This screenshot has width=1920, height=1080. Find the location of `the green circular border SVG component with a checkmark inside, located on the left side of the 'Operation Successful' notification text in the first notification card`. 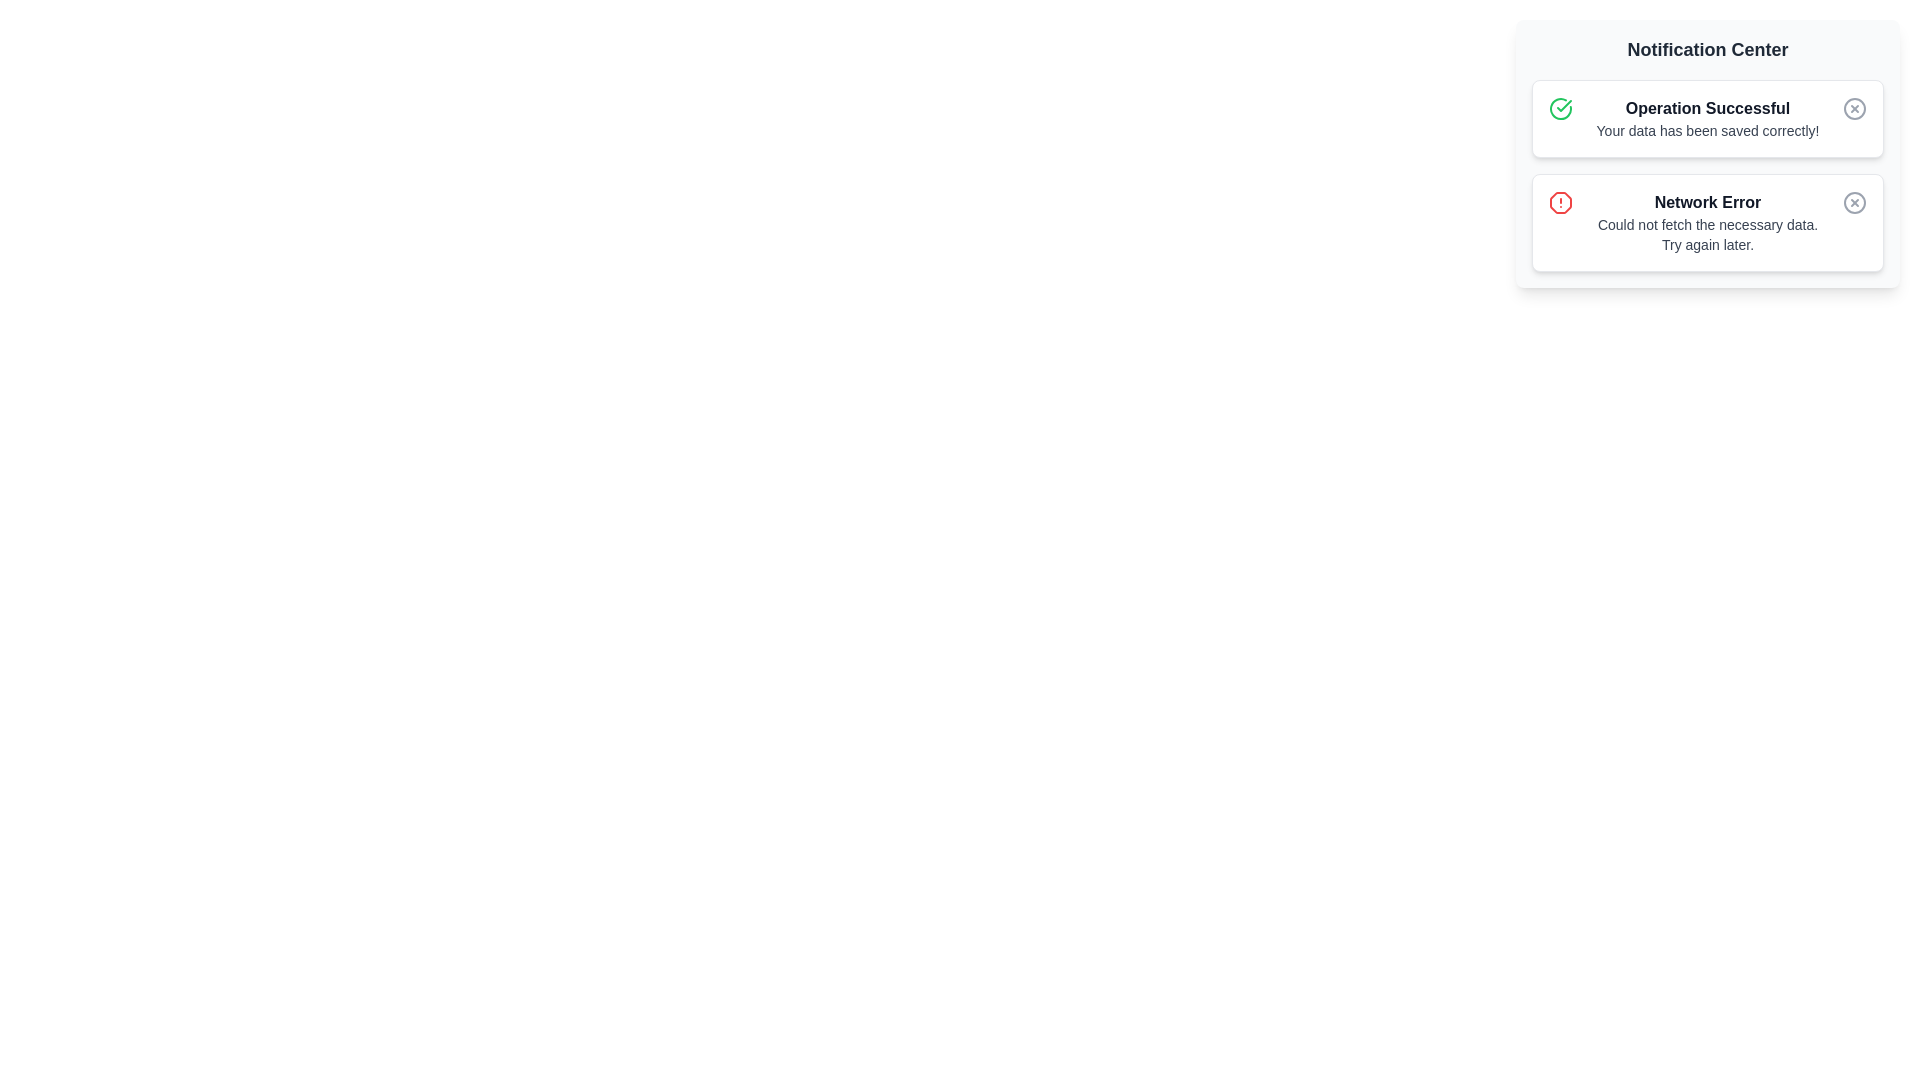

the green circular border SVG component with a checkmark inside, located on the left side of the 'Operation Successful' notification text in the first notification card is located at coordinates (1559, 108).